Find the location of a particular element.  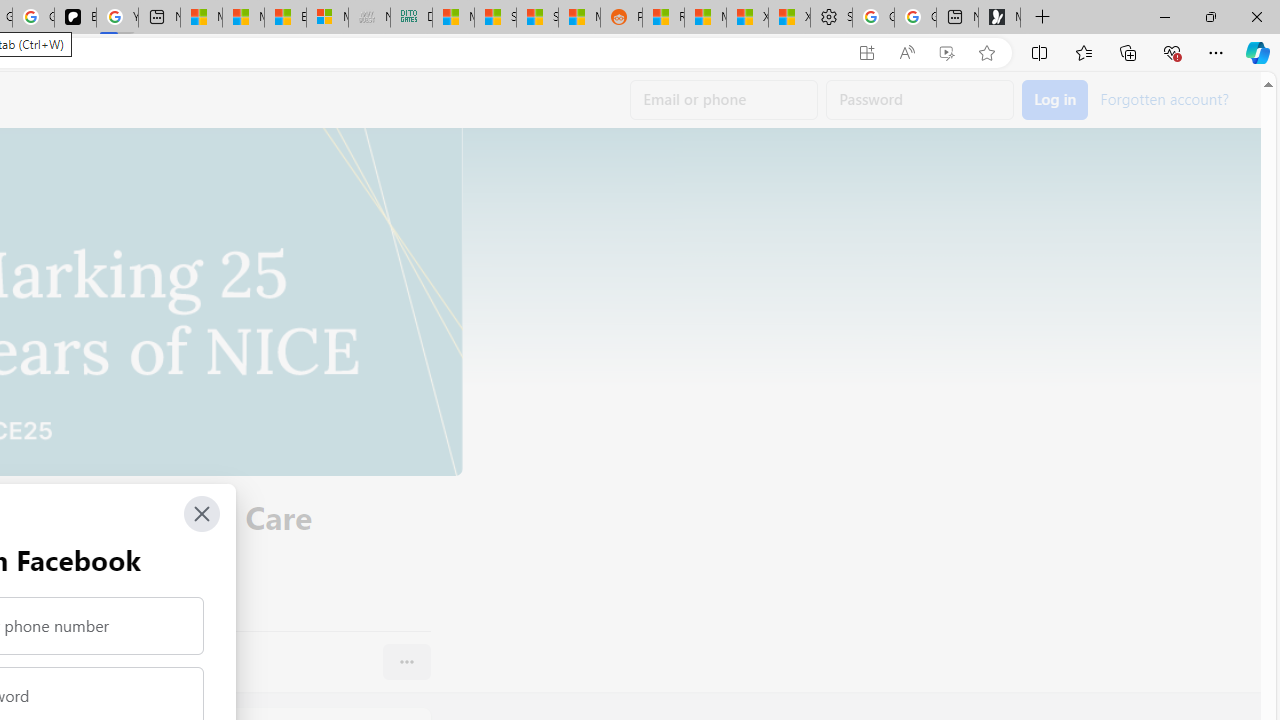

'DITOGAMES AG Imprint' is located at coordinates (410, 17).